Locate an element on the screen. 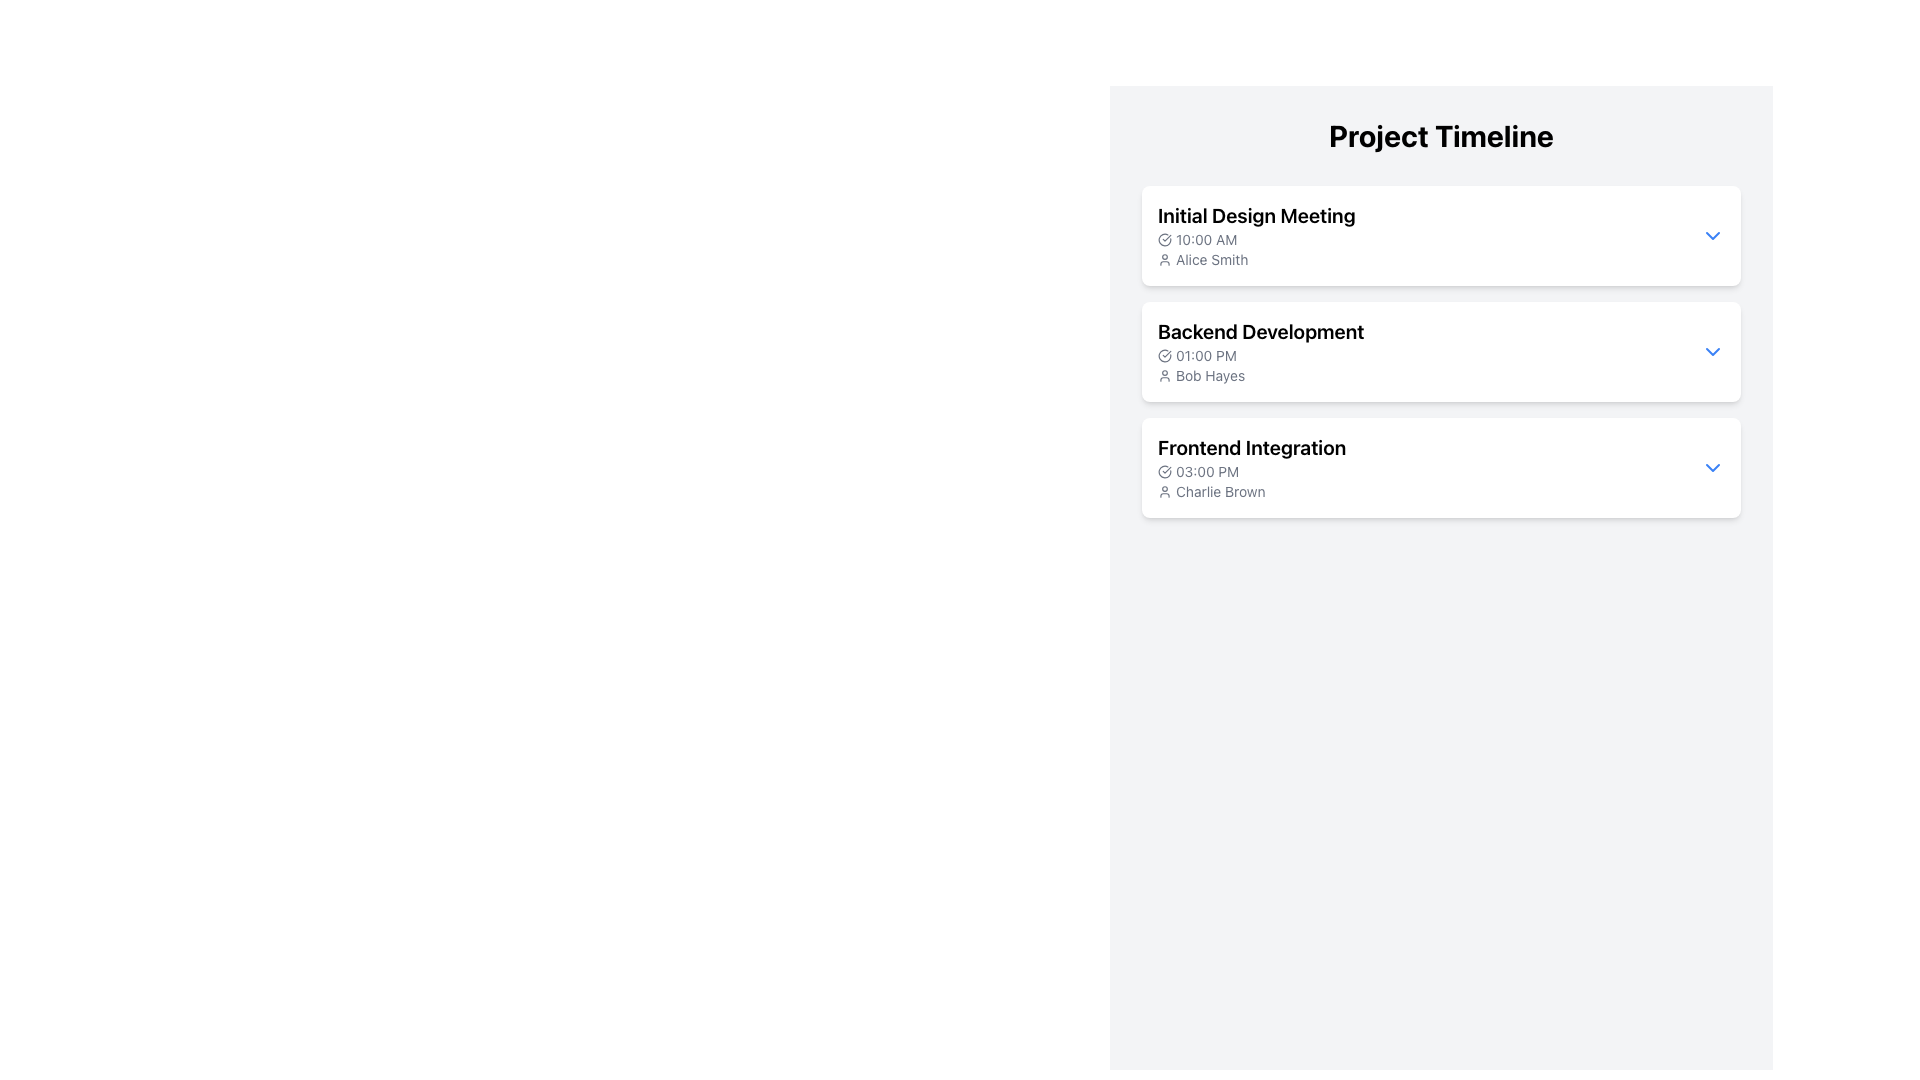 This screenshot has width=1920, height=1080. the third item in the vertical list or timeline, which displays details of a scheduled item including title, time, and participant is located at coordinates (1441, 467).